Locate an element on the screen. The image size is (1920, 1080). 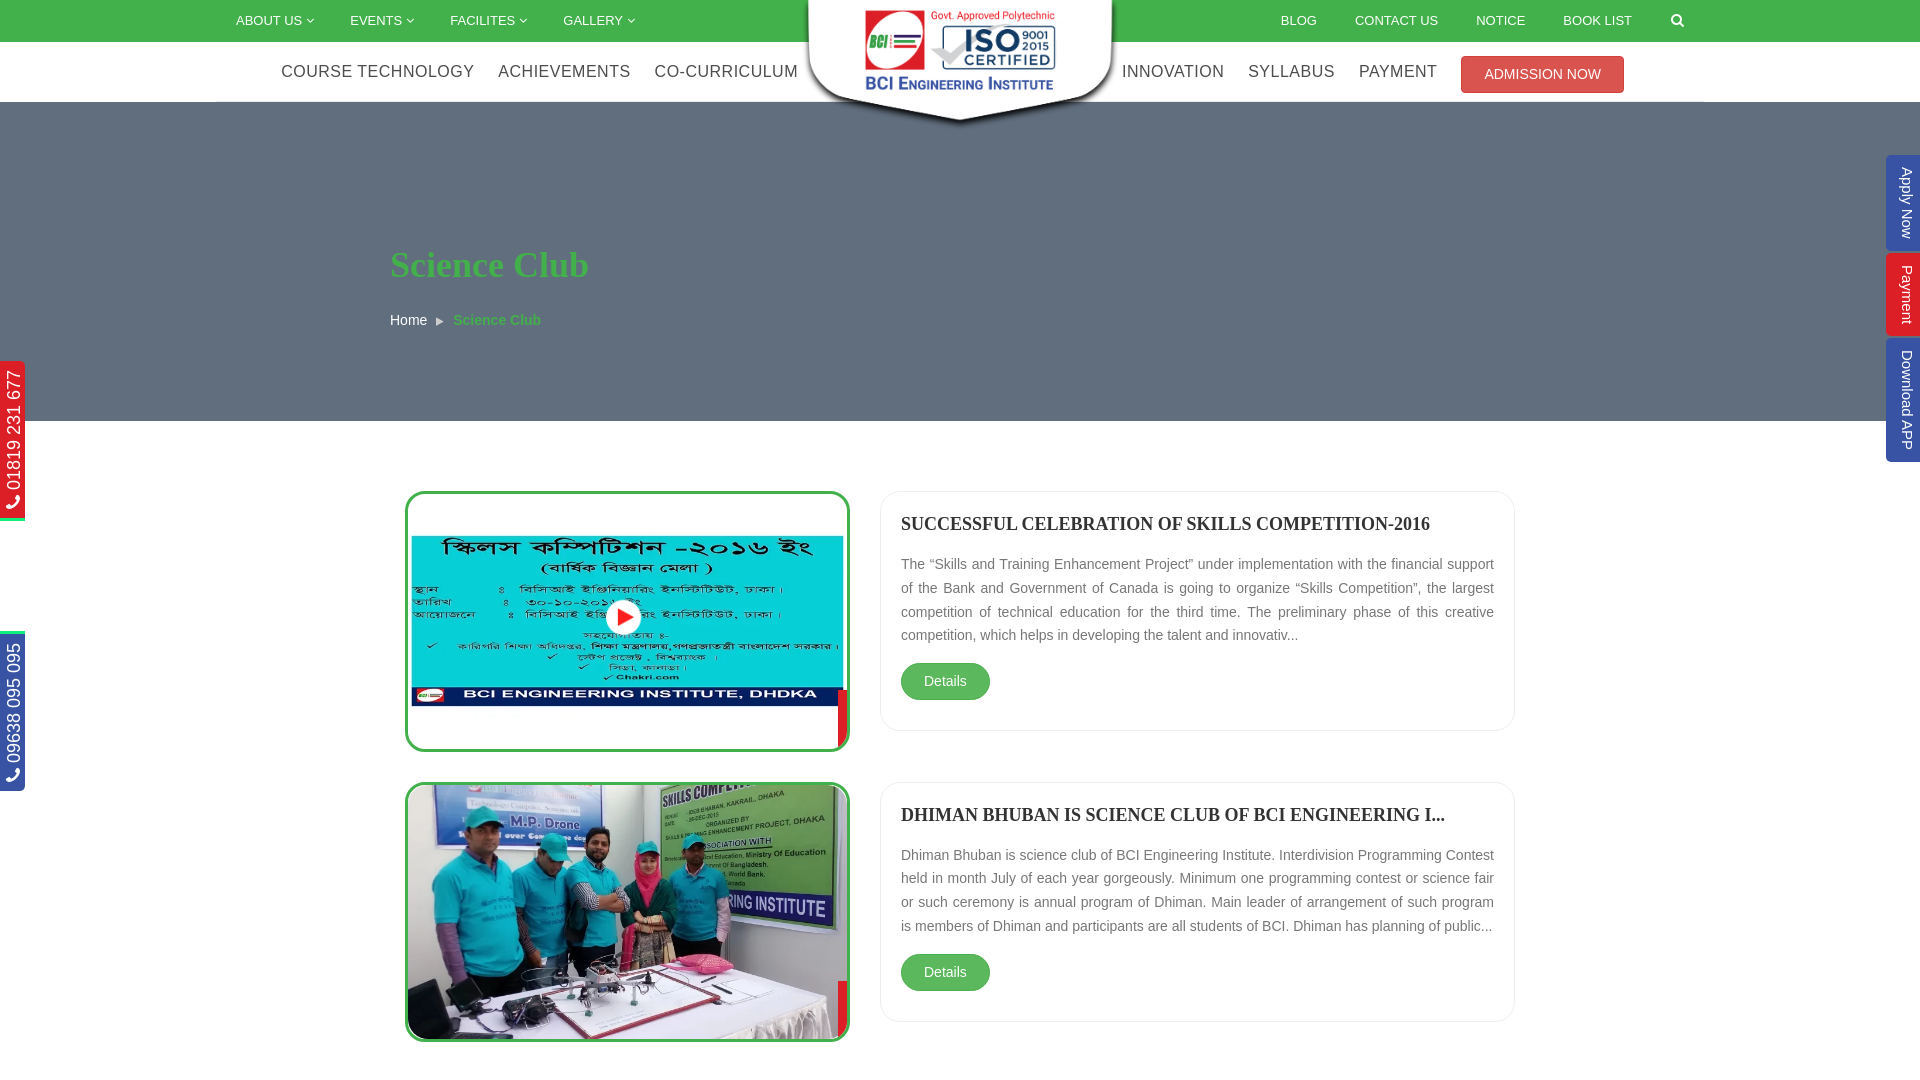
'ACHIEVEMENTS' is located at coordinates (498, 73).